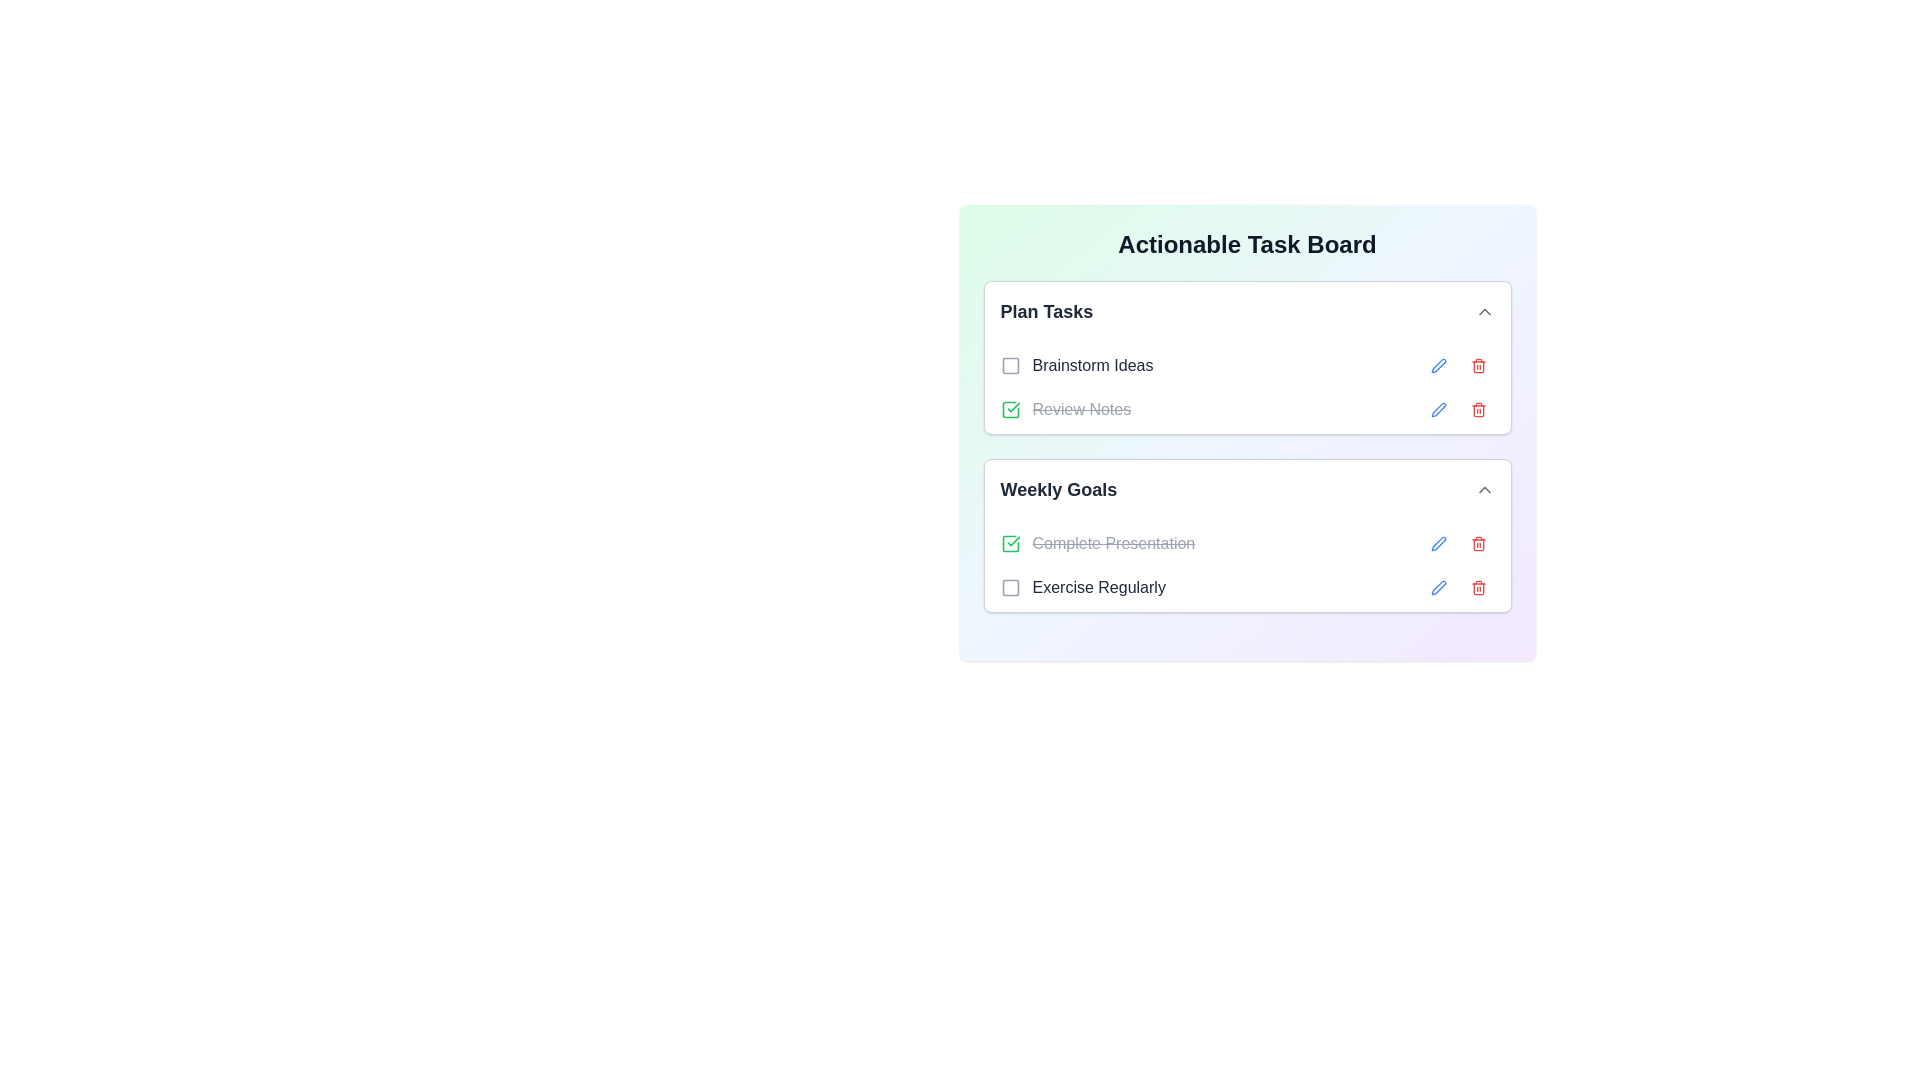 The height and width of the screenshot is (1080, 1920). What do you see at coordinates (1437, 586) in the screenshot?
I see `the edit icon located at the bottom section of the 'Weekly Goals' category in the task board interface` at bounding box center [1437, 586].